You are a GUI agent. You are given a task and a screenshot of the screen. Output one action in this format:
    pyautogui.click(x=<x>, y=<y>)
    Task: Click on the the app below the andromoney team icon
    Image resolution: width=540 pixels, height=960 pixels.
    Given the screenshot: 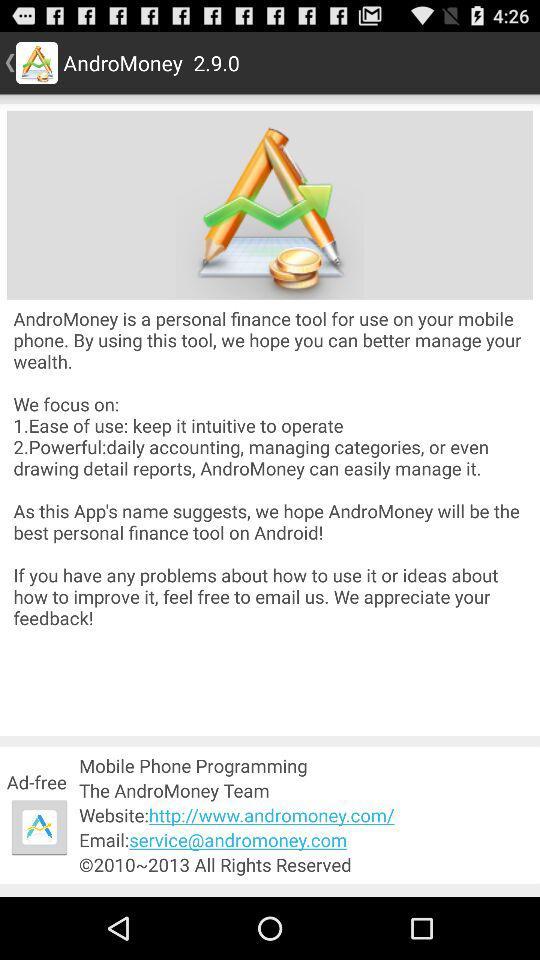 What is the action you would take?
    pyautogui.click(x=306, y=815)
    